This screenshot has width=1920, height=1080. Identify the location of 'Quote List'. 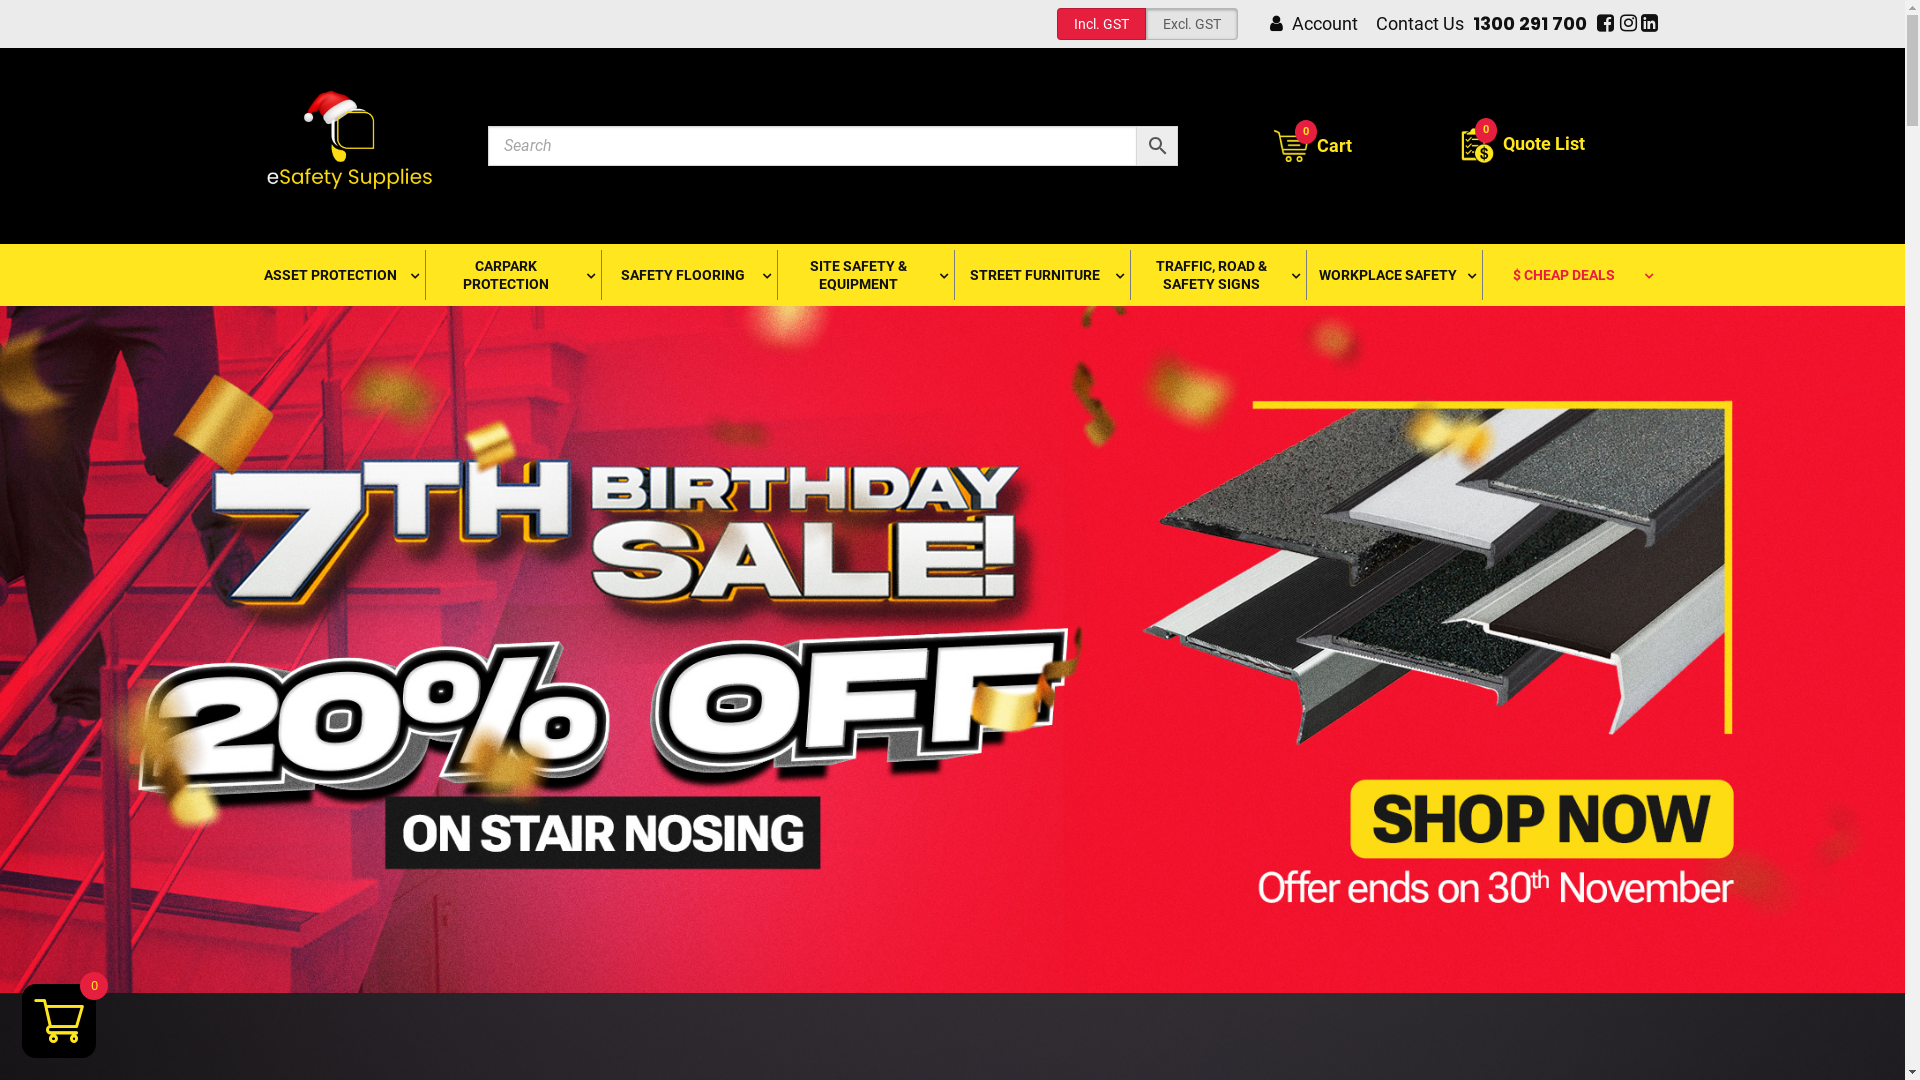
(1521, 144).